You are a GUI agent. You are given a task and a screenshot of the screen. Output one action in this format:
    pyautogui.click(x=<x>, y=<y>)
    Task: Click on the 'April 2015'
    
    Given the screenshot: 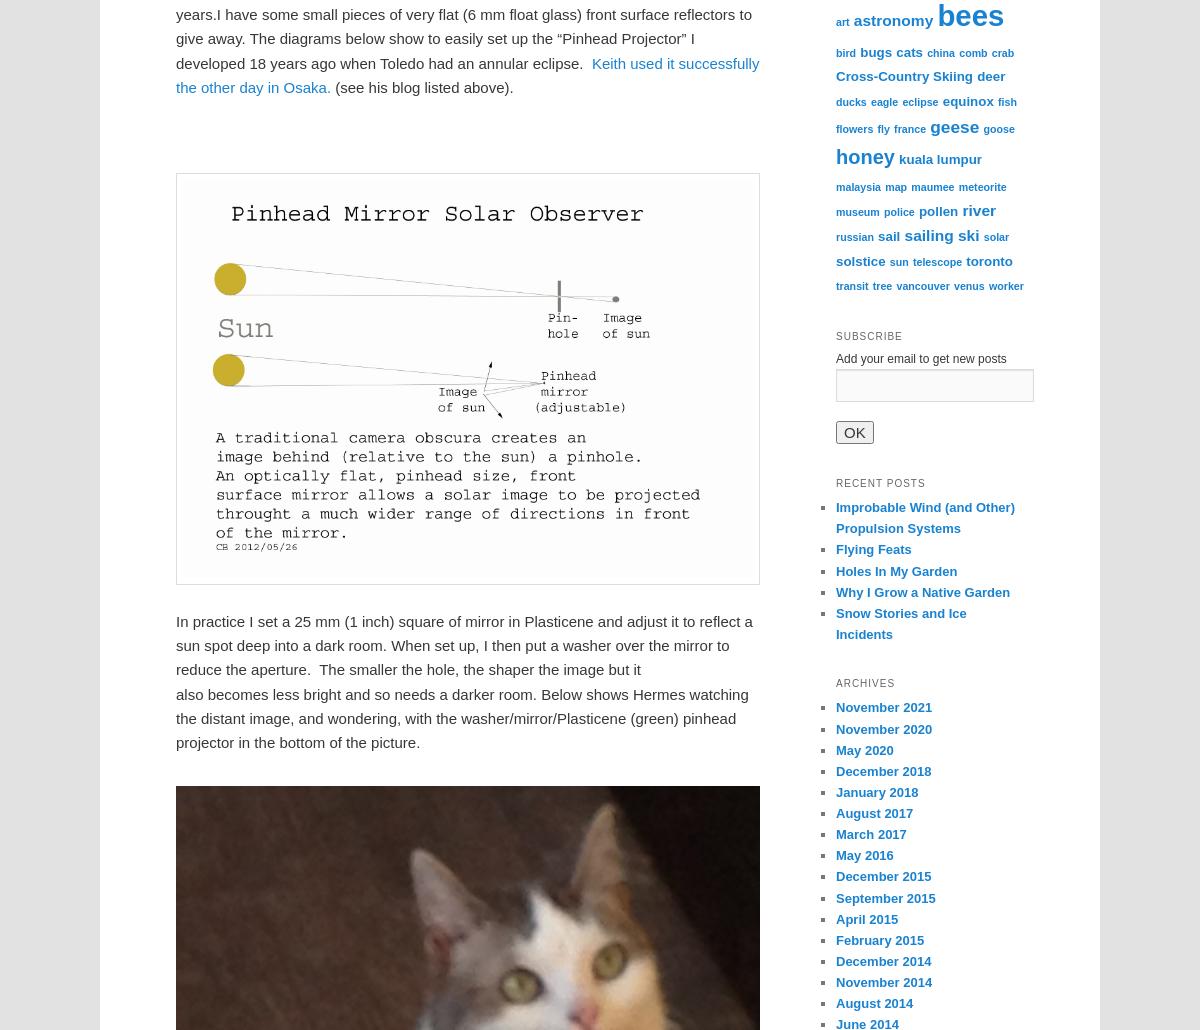 What is the action you would take?
    pyautogui.click(x=866, y=918)
    